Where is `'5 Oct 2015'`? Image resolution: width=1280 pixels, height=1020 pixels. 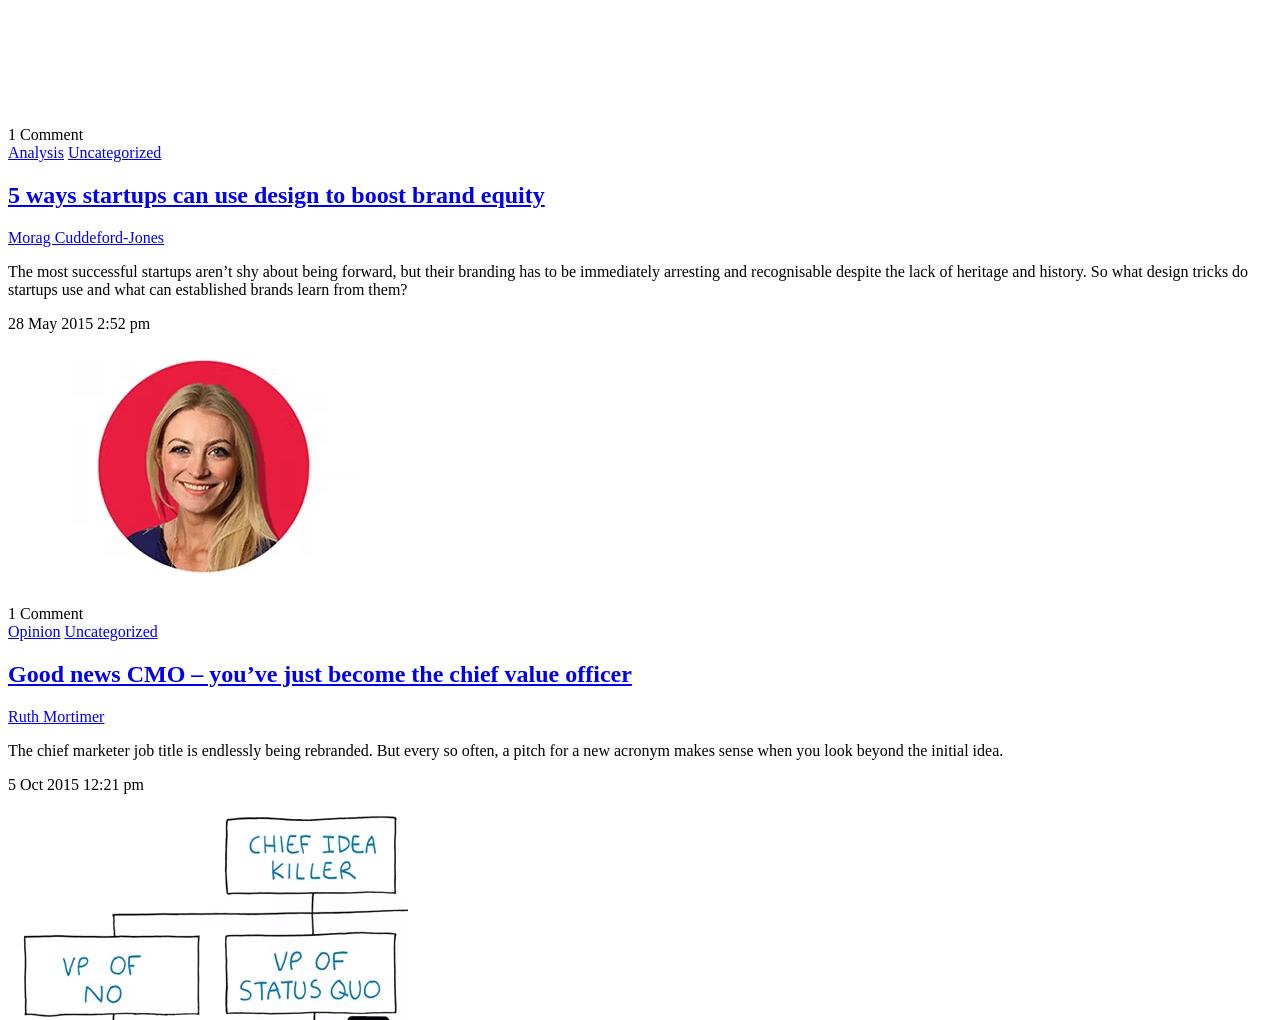 '5 Oct 2015' is located at coordinates (8, 783).